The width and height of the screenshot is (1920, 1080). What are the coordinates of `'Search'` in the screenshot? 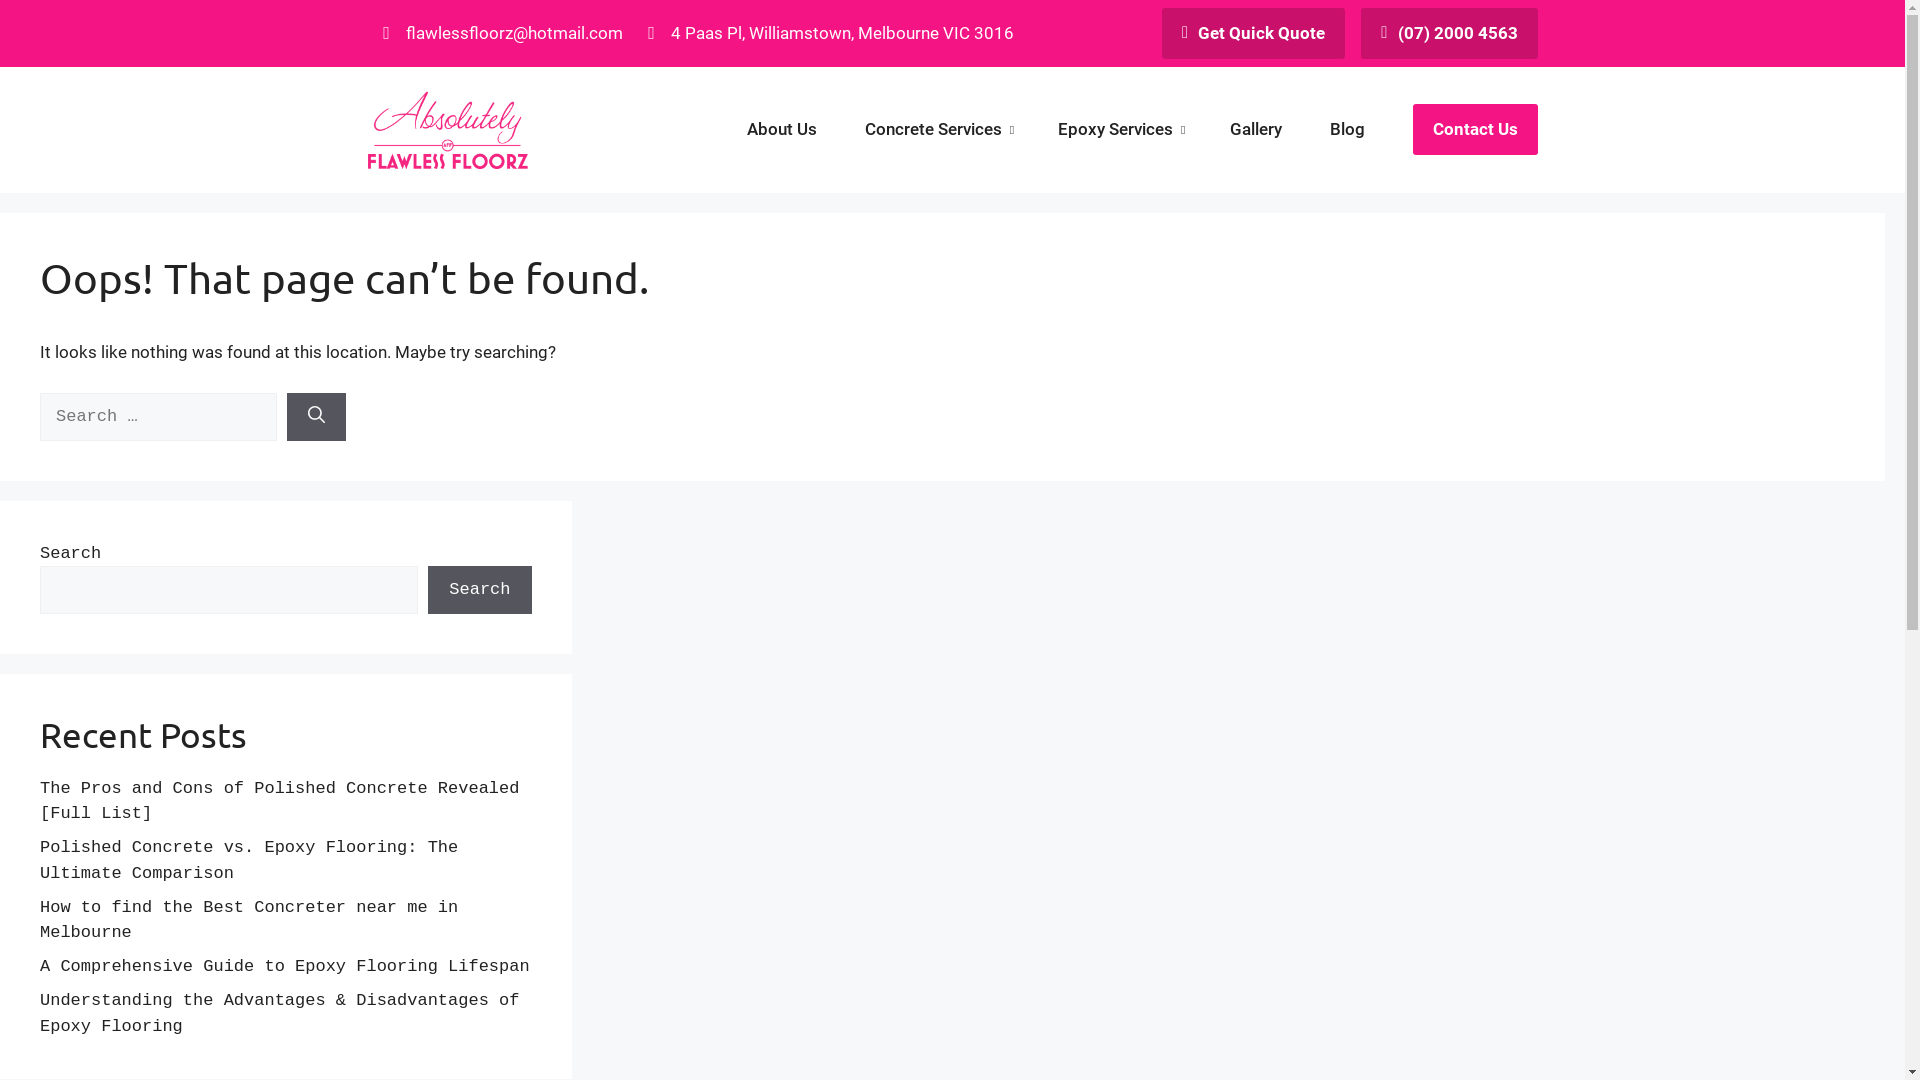 It's located at (478, 589).